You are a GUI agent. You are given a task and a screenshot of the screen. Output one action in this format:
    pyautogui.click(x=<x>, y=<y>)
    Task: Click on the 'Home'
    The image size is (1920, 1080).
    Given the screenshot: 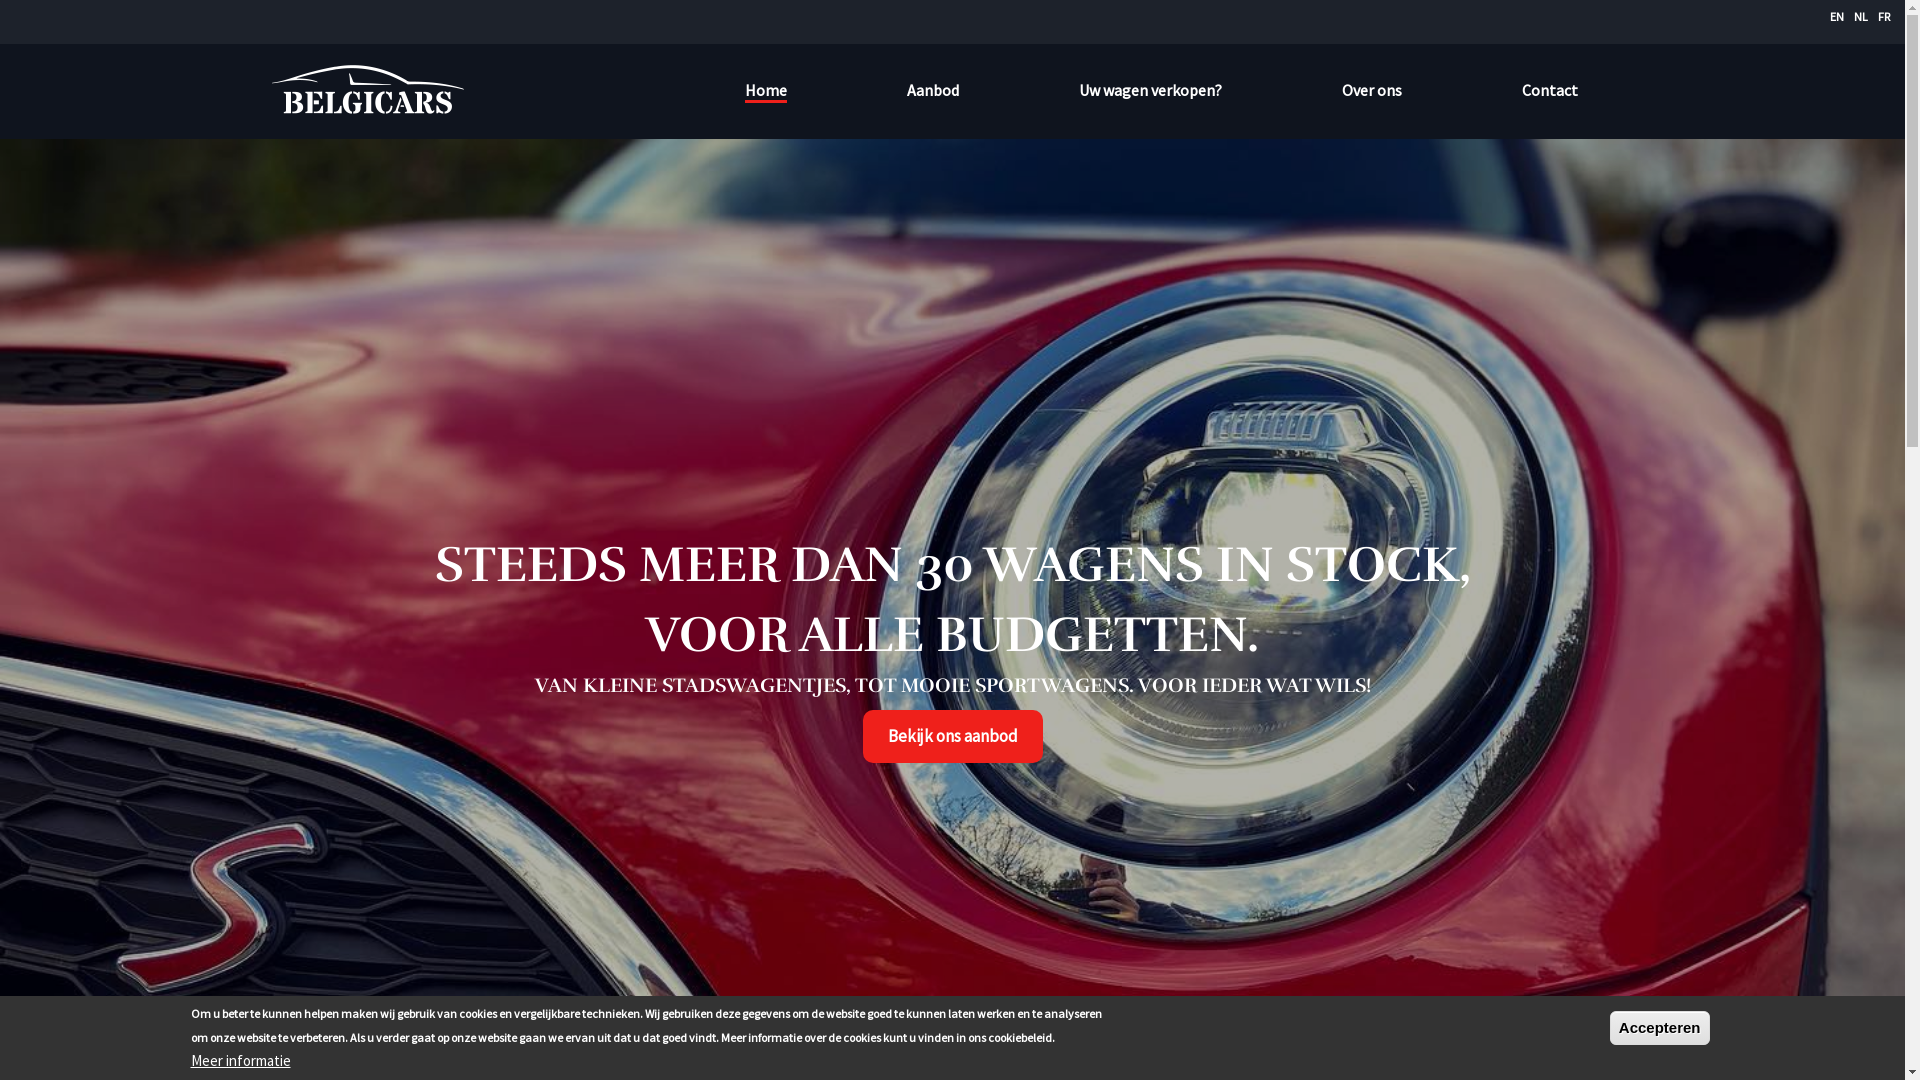 What is the action you would take?
    pyautogui.click(x=763, y=91)
    